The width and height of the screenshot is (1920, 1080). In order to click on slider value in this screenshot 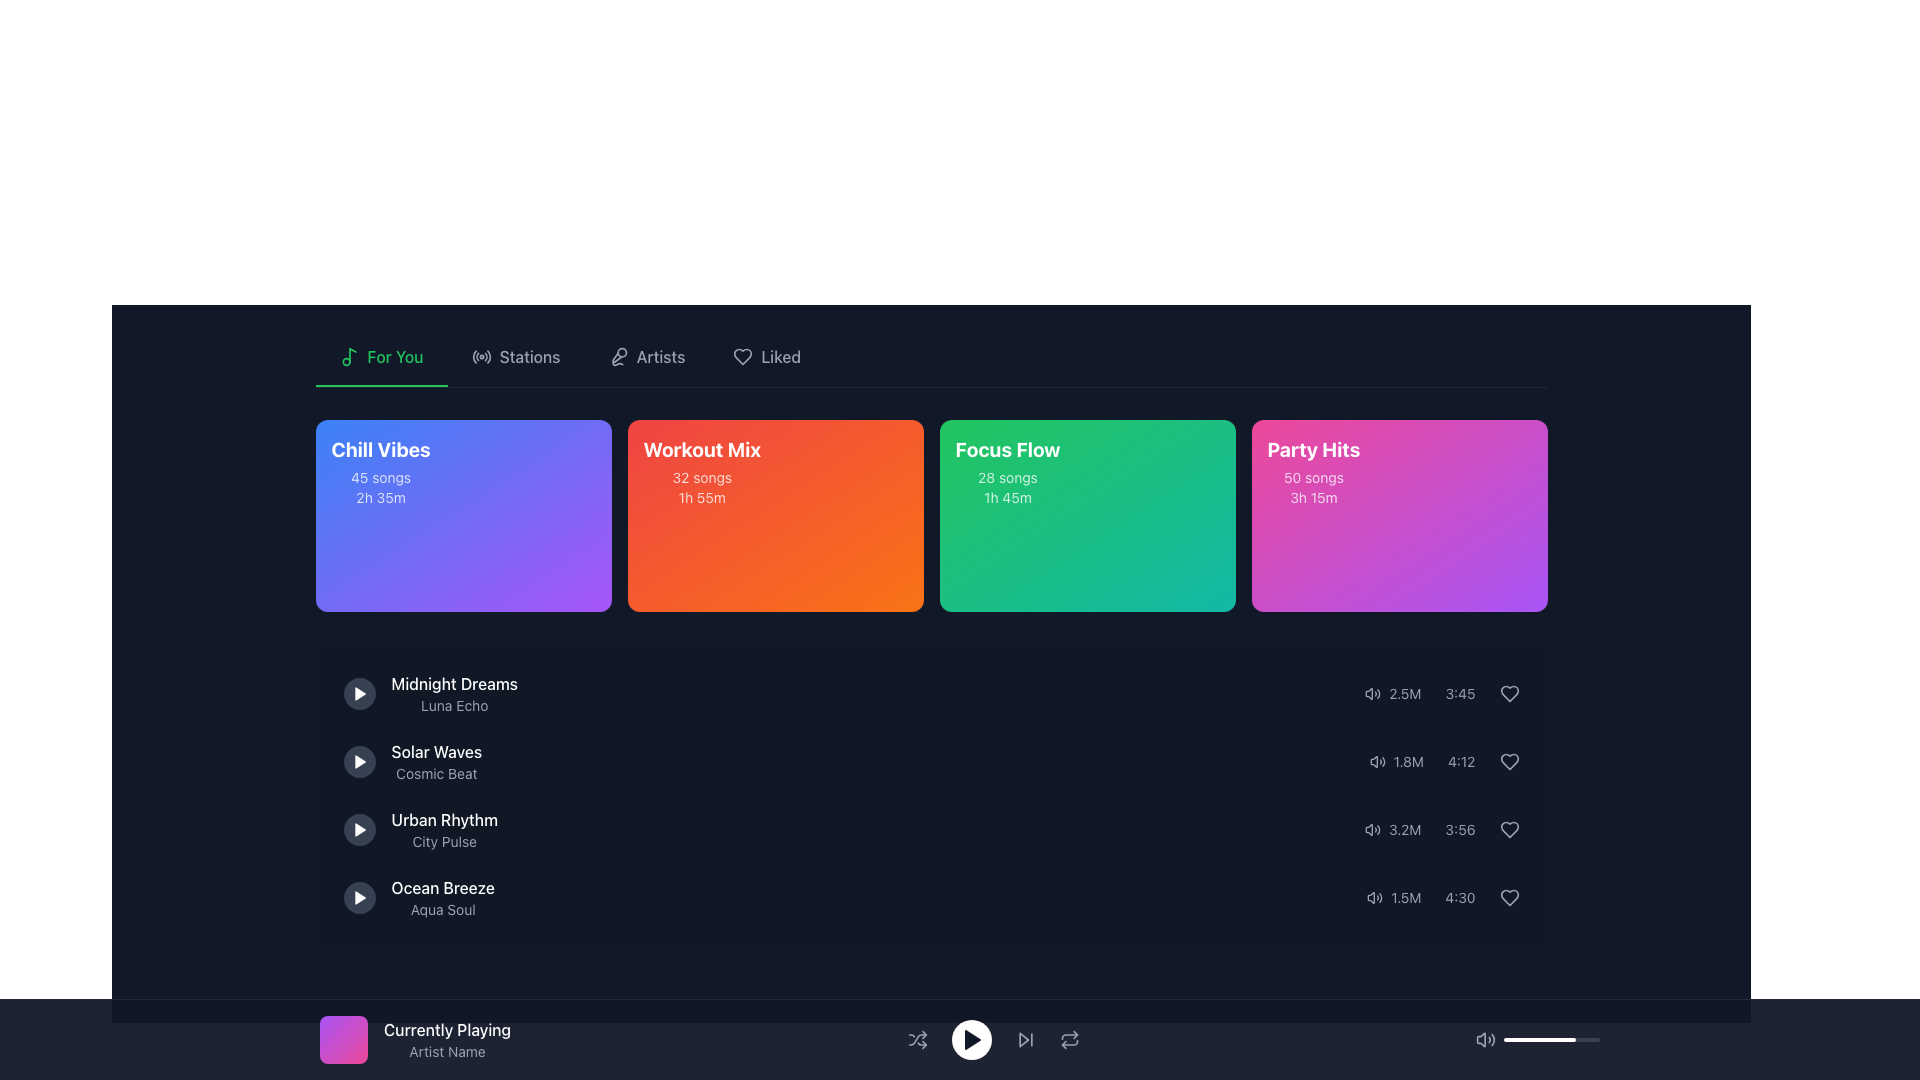, I will do `click(1517, 1039)`.